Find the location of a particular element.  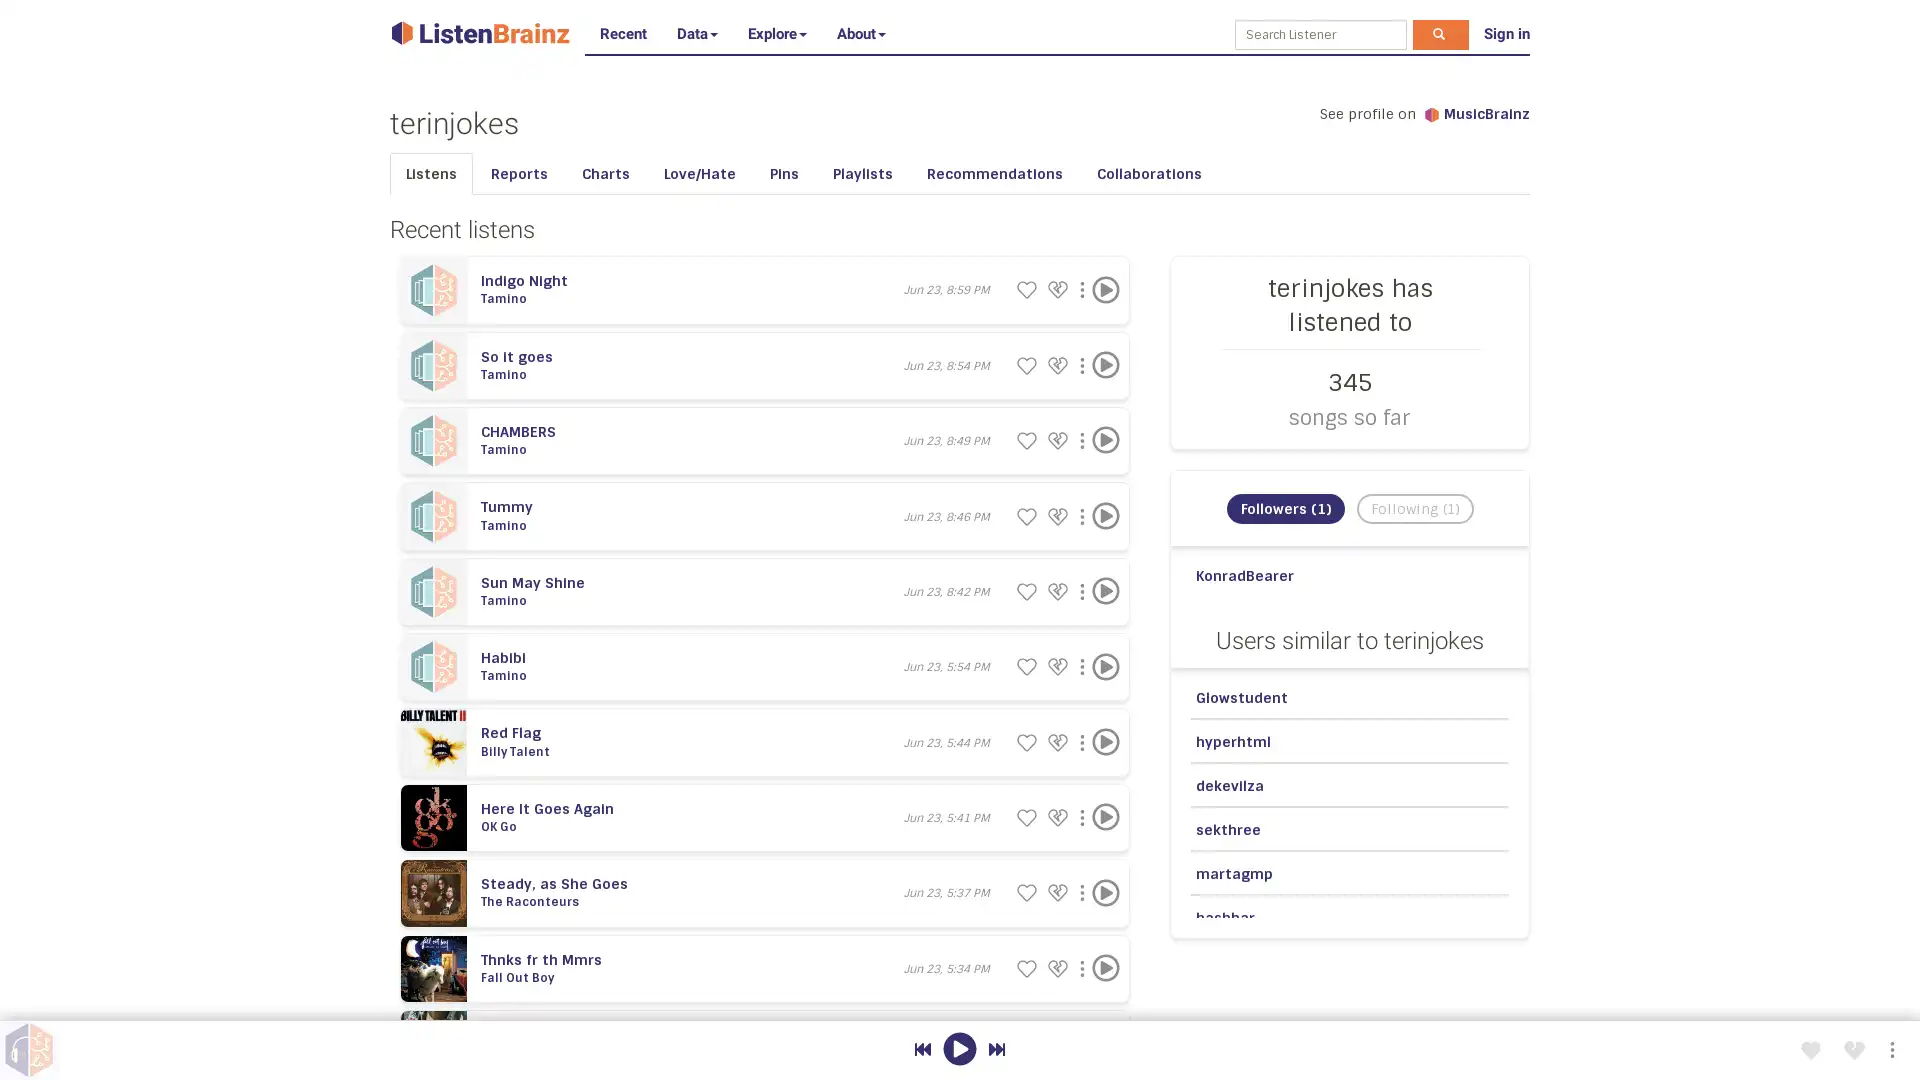

Following (1) is located at coordinates (1413, 508).